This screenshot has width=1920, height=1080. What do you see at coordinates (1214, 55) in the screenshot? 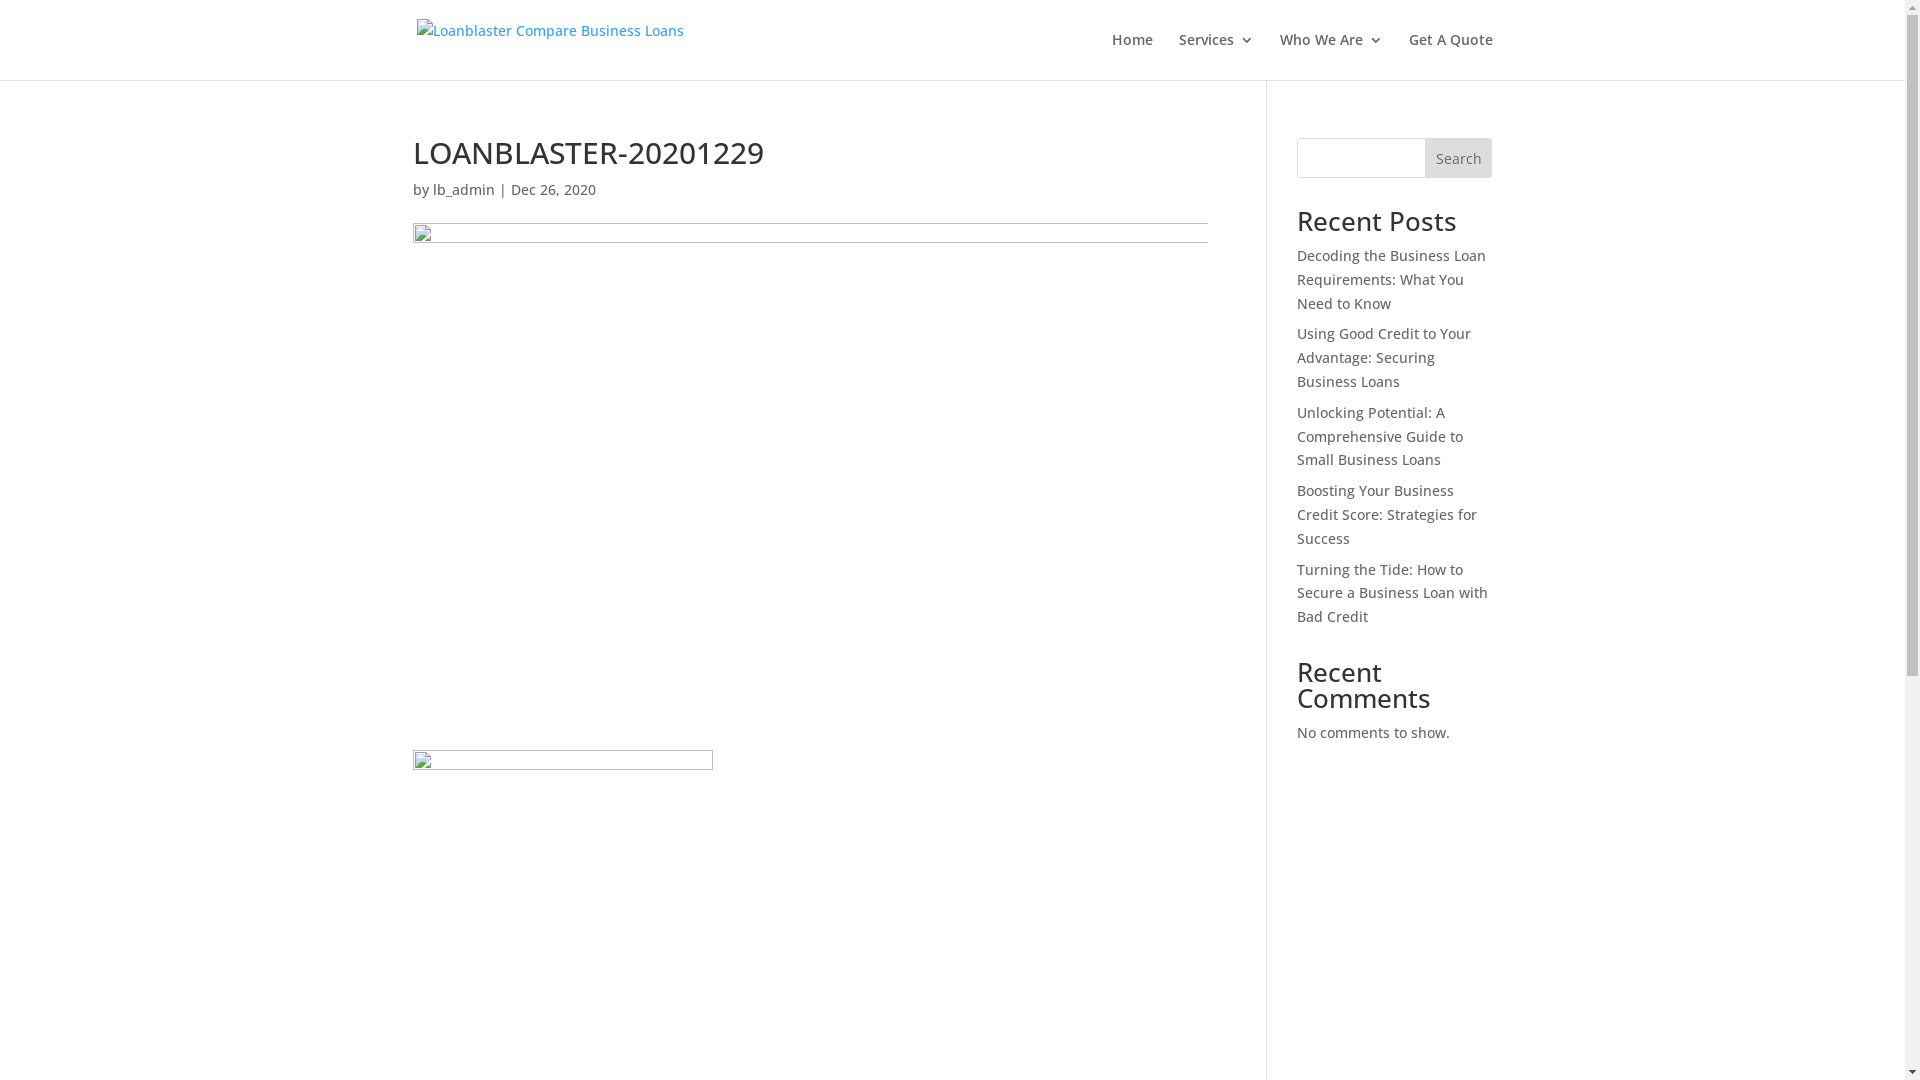
I see `'Services'` at bounding box center [1214, 55].